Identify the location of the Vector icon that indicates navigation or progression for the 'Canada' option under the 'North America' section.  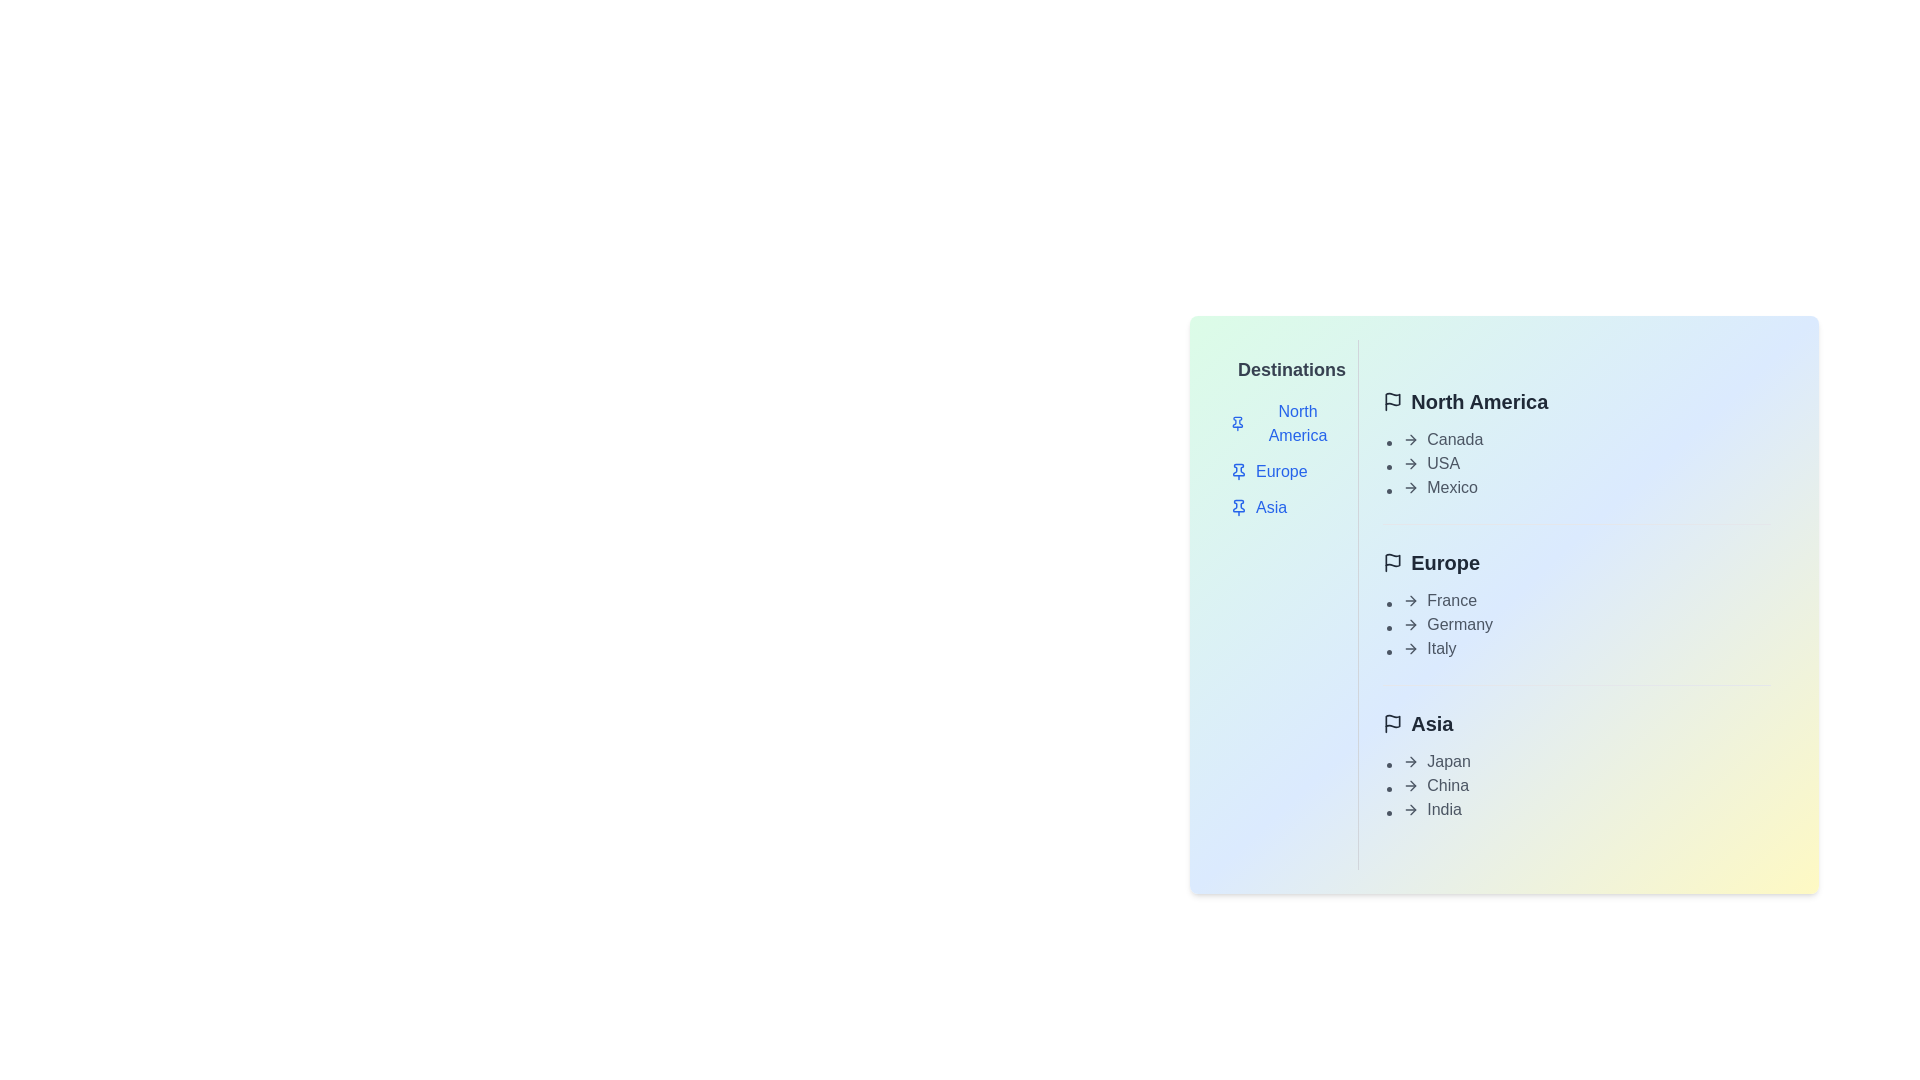
(1410, 438).